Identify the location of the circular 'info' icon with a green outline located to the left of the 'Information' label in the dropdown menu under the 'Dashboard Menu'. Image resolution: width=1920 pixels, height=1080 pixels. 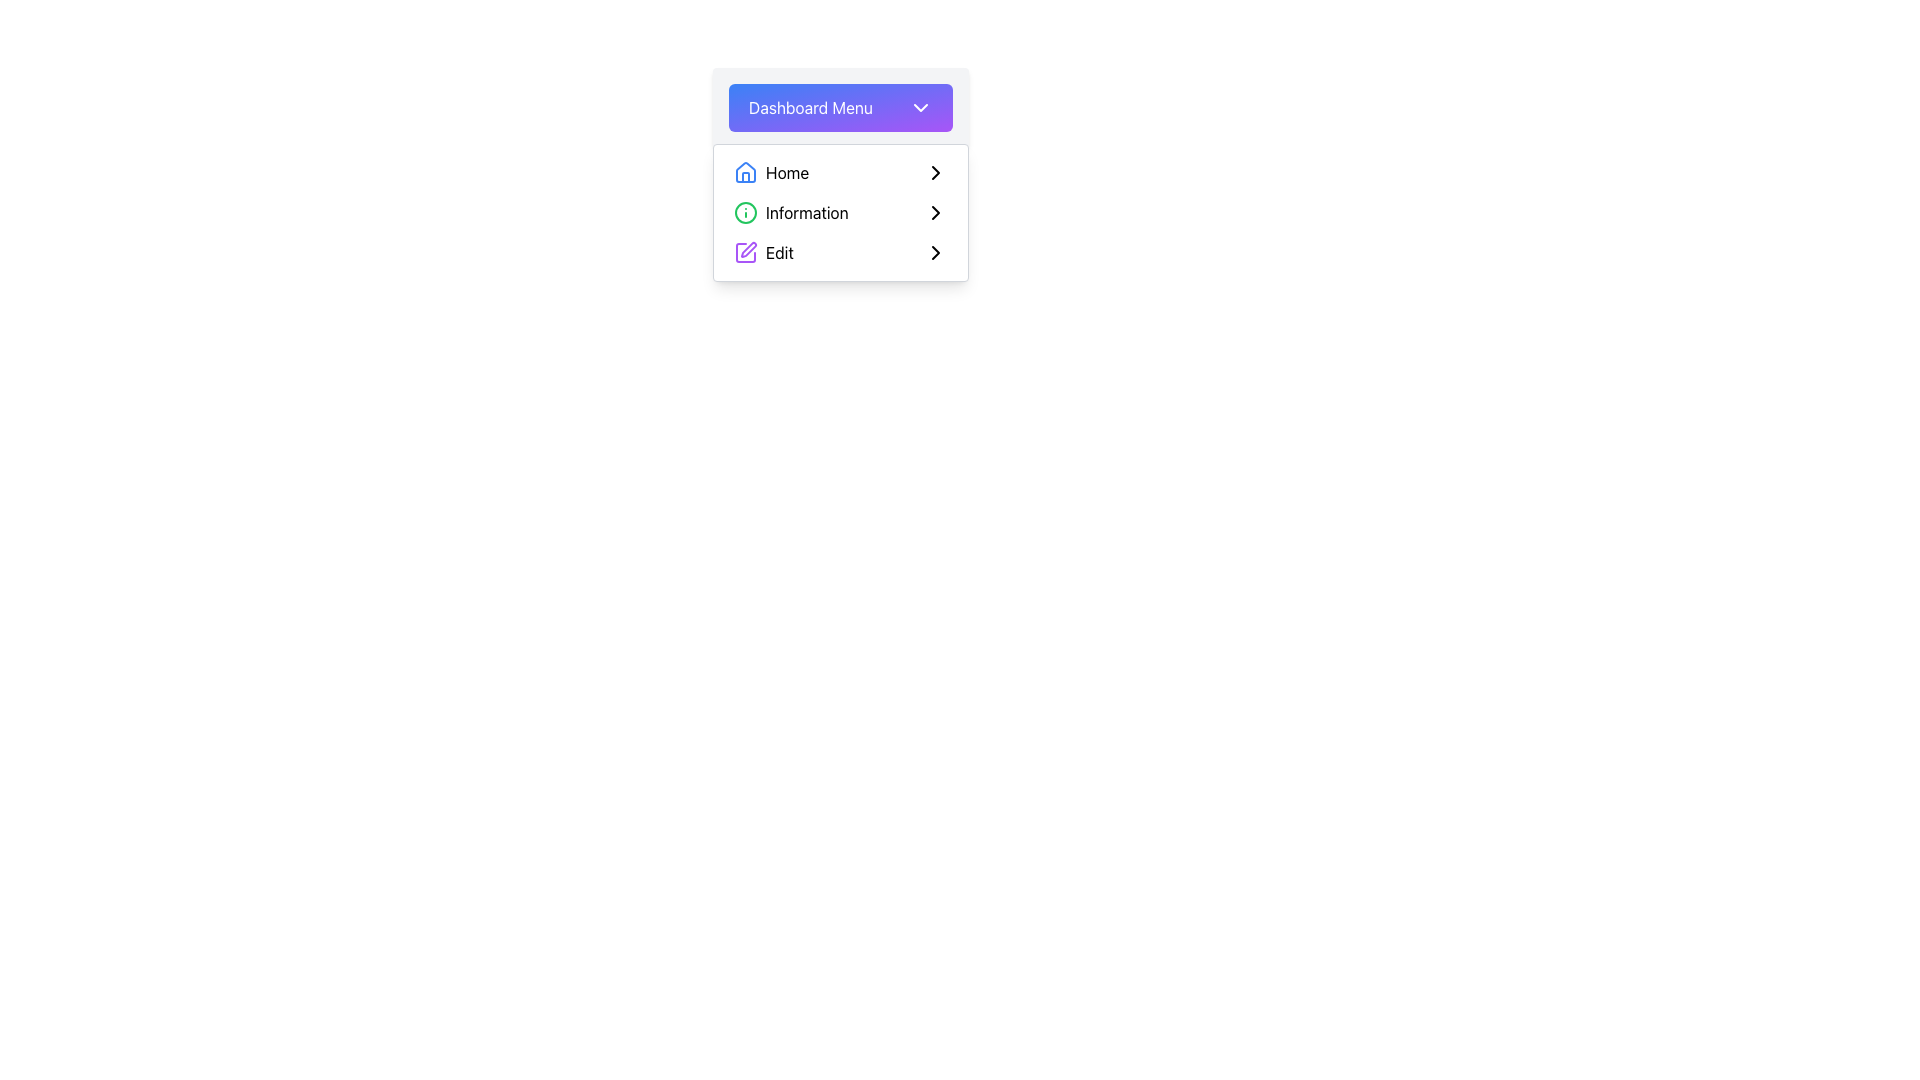
(744, 212).